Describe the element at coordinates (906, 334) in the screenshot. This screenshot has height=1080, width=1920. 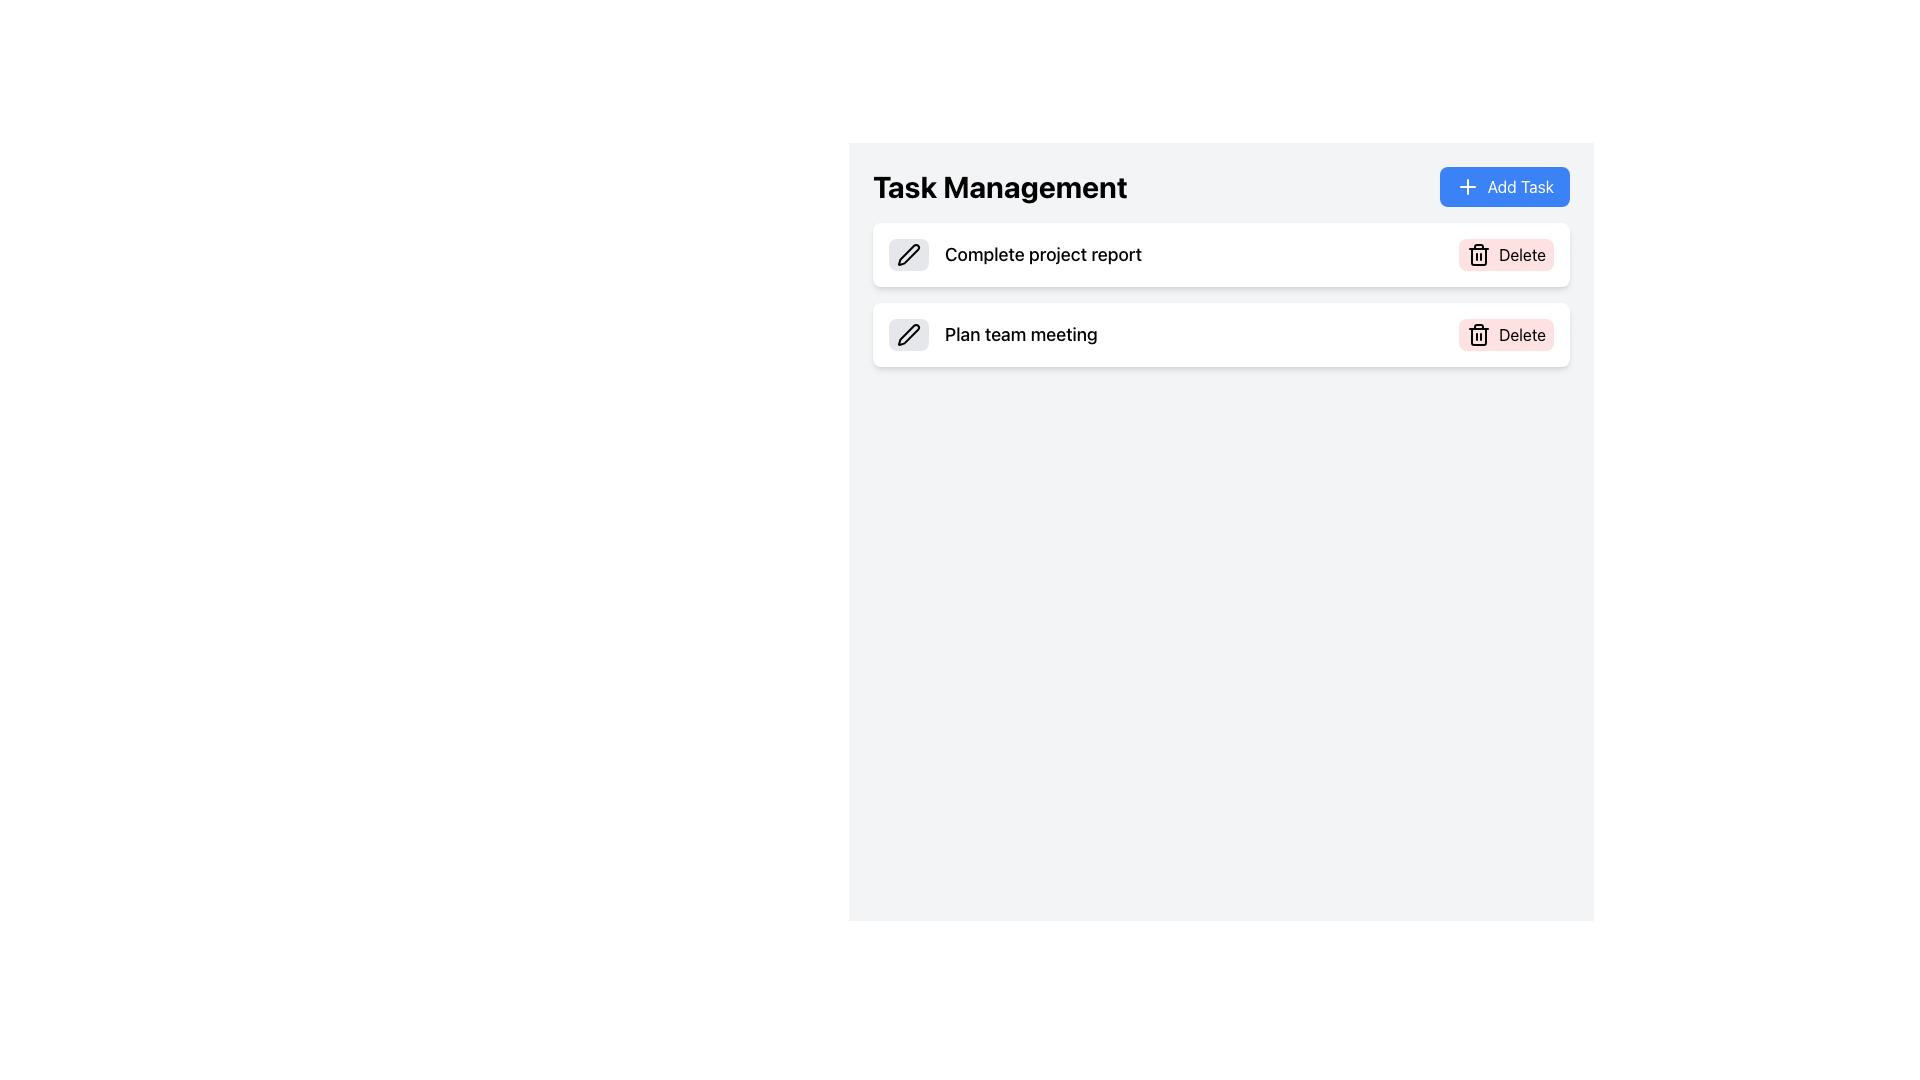
I see `the edit icon located in the top-left side of the second task item, aligned with the 'Plan team meeting' text` at that location.